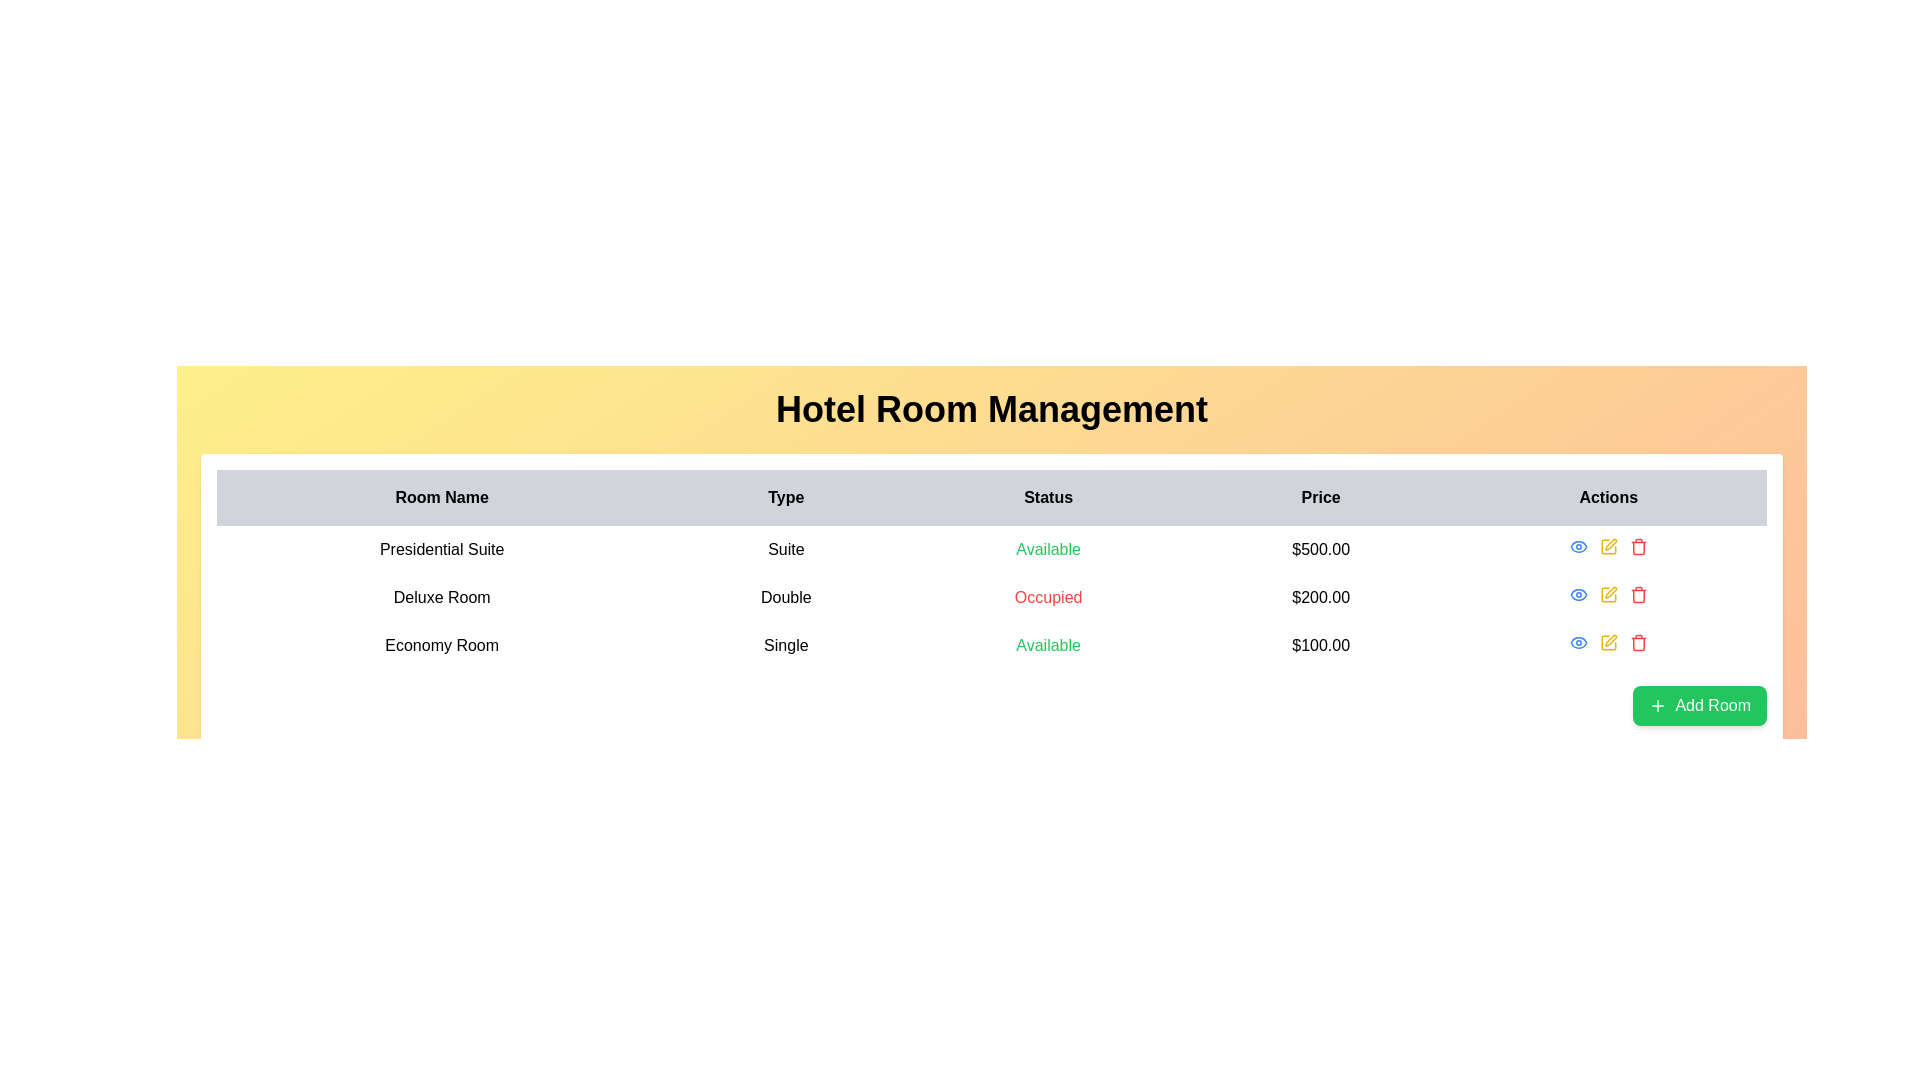 The height and width of the screenshot is (1080, 1920). What do you see at coordinates (1577, 643) in the screenshot?
I see `the 'View' icon button for the 'Economy Room' in the Actions column for keyboard navigation` at bounding box center [1577, 643].